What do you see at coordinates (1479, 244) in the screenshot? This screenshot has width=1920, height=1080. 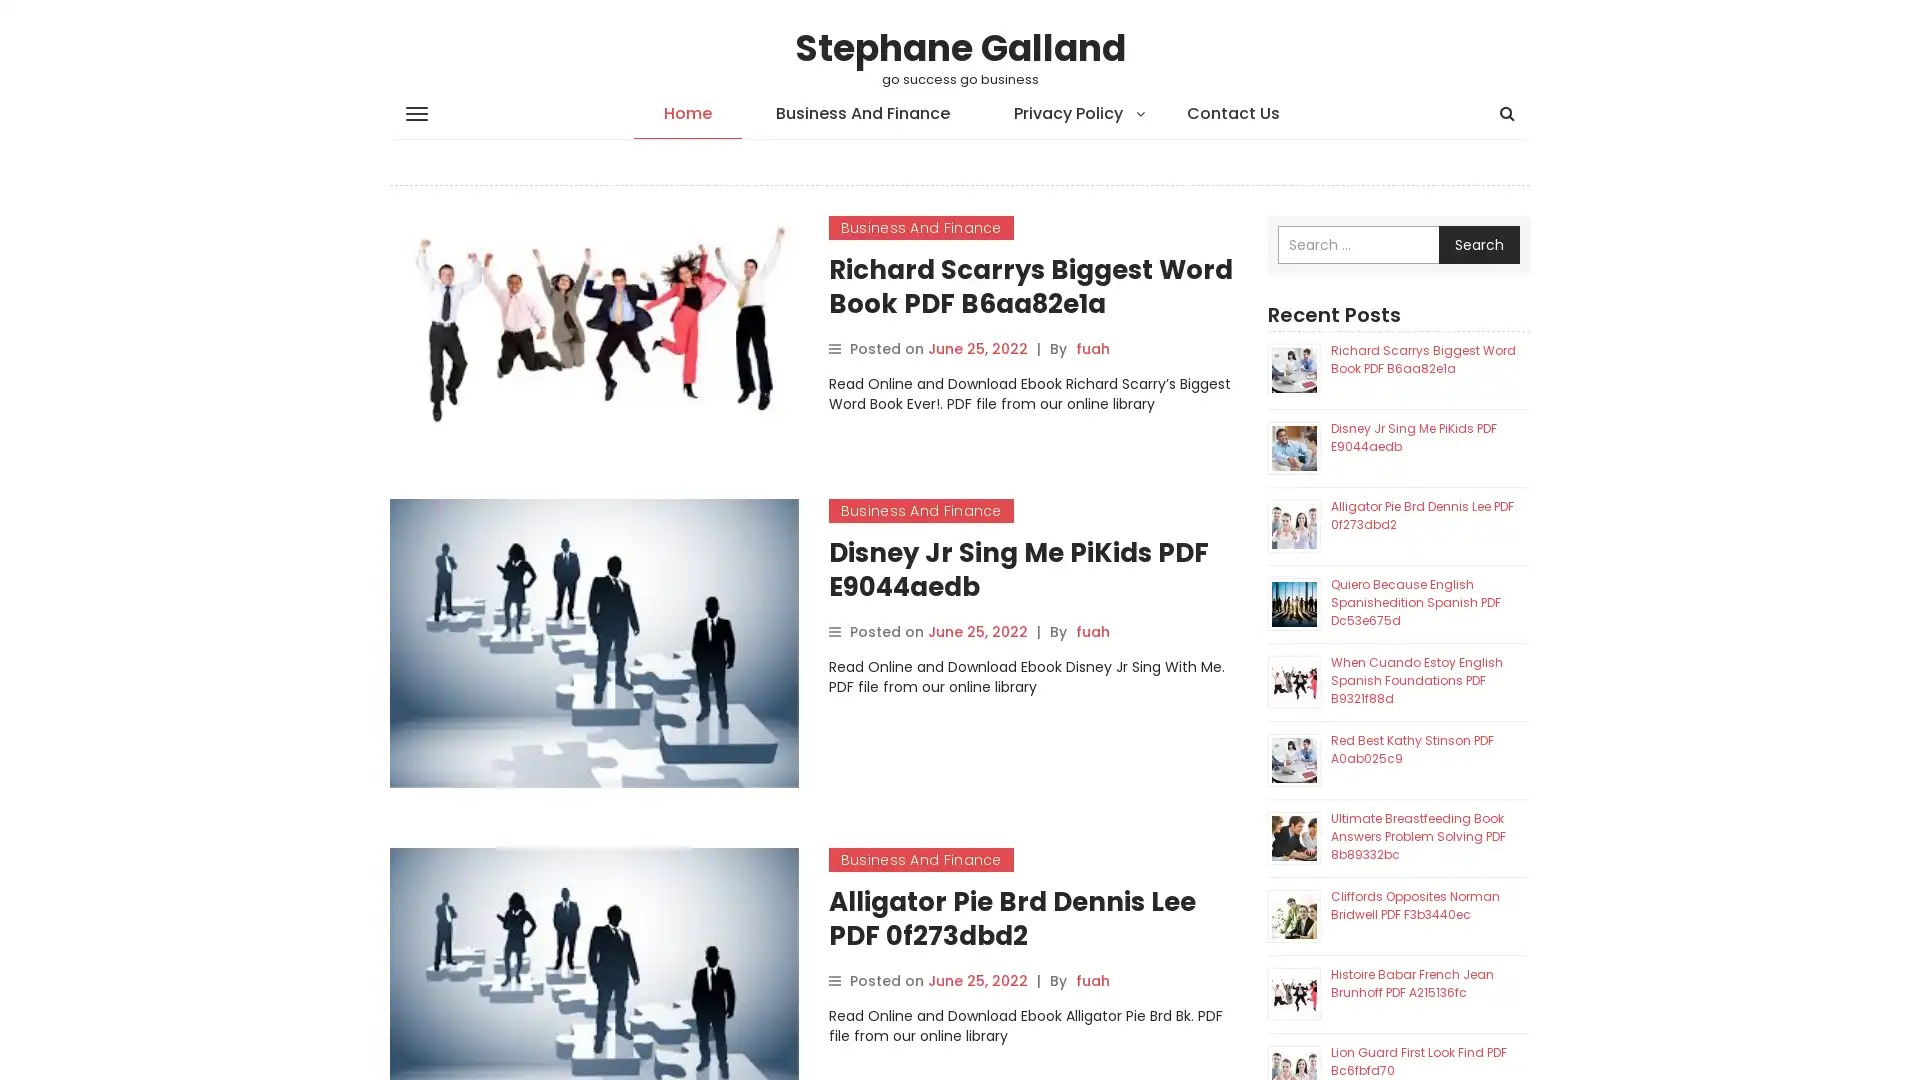 I see `Search` at bounding box center [1479, 244].